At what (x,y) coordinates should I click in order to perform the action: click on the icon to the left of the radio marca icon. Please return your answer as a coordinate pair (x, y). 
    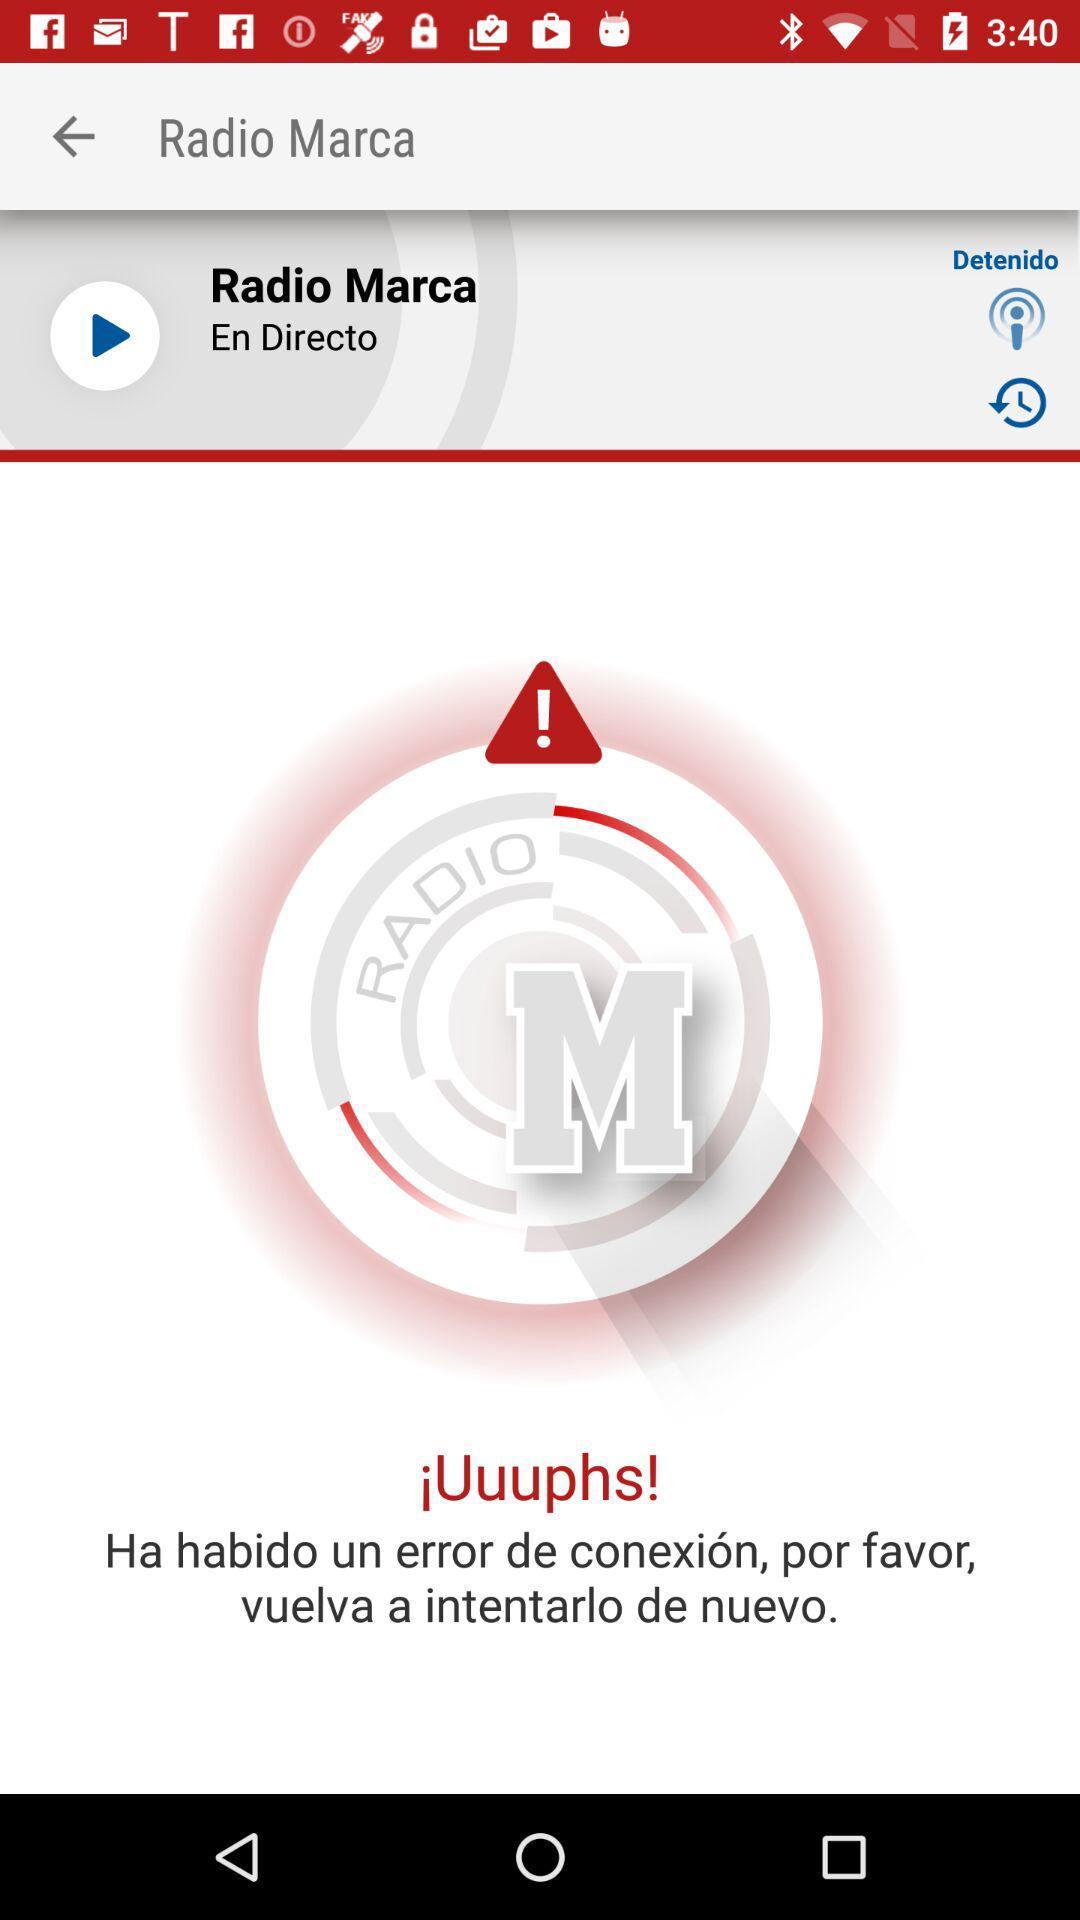
    Looking at the image, I should click on (72, 135).